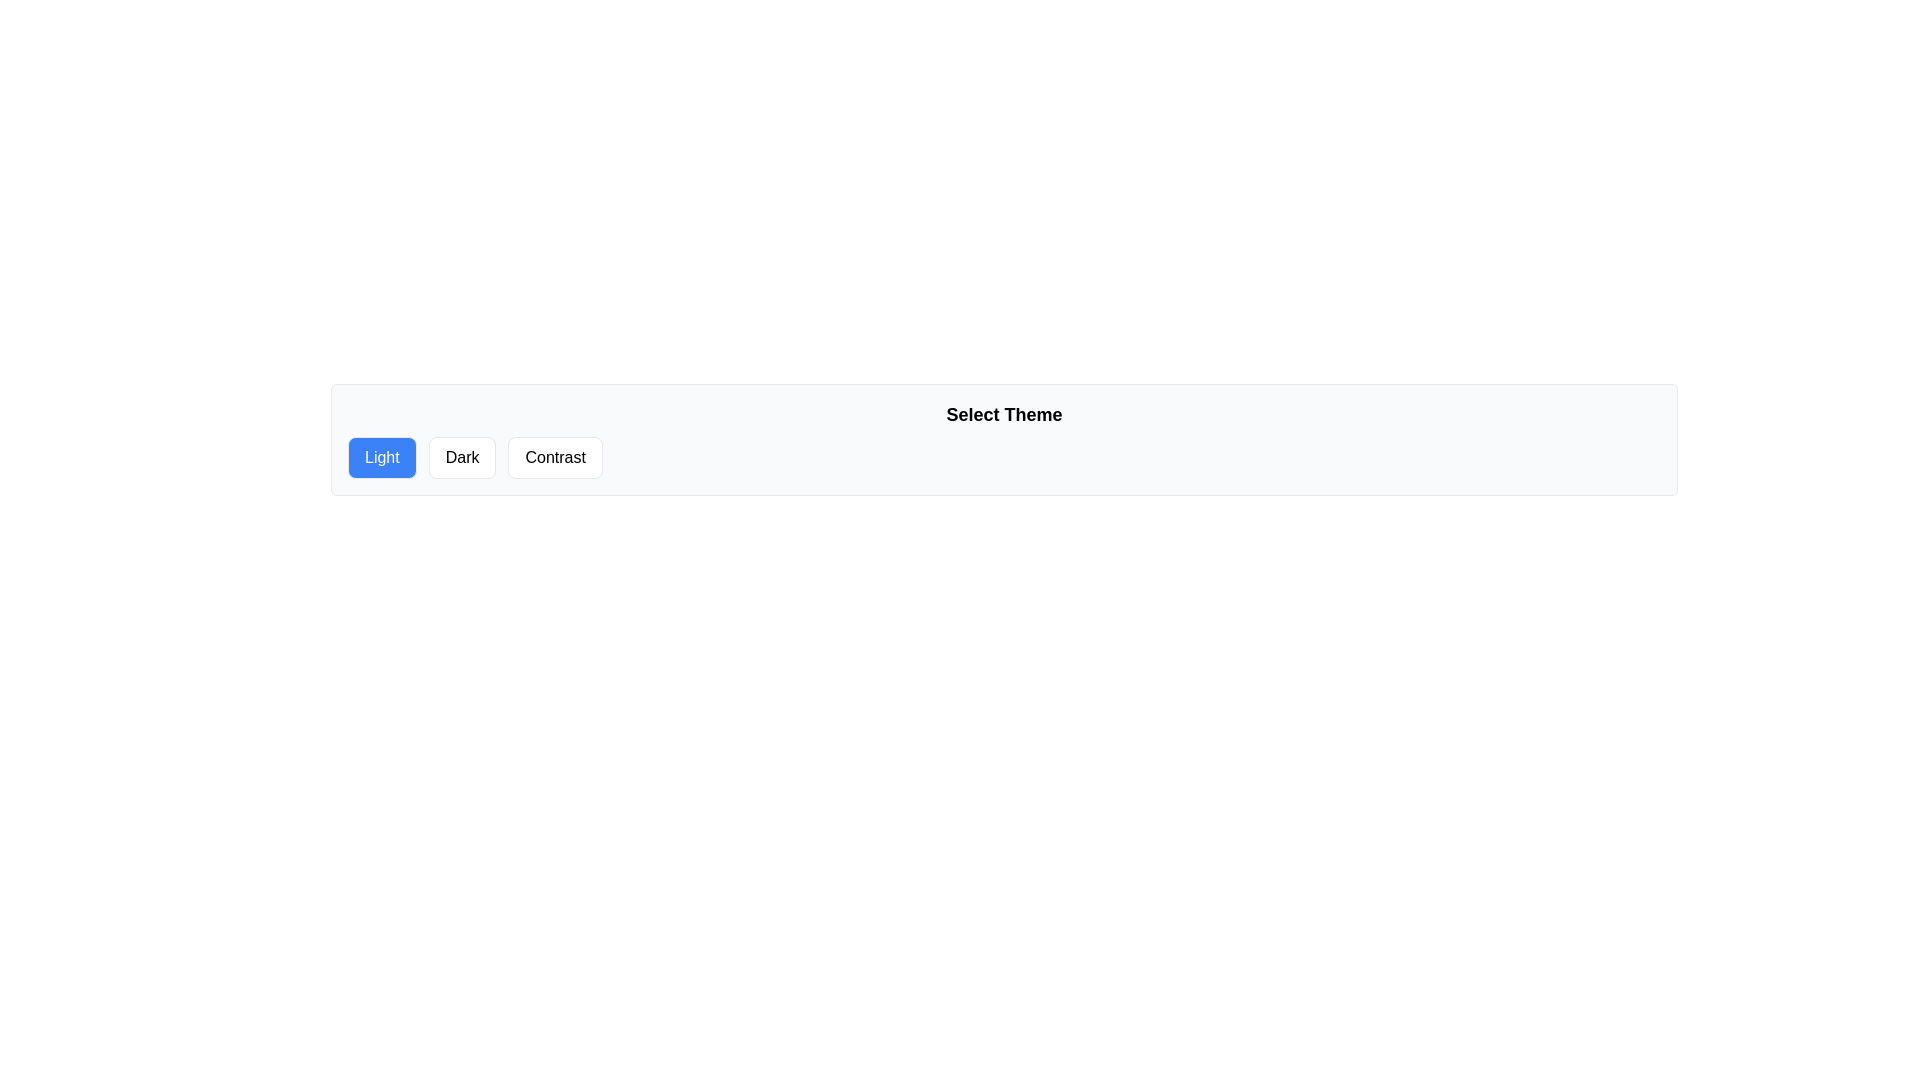 This screenshot has height=1080, width=1920. Describe the element at coordinates (382, 458) in the screenshot. I see `the leftmost button` at that location.